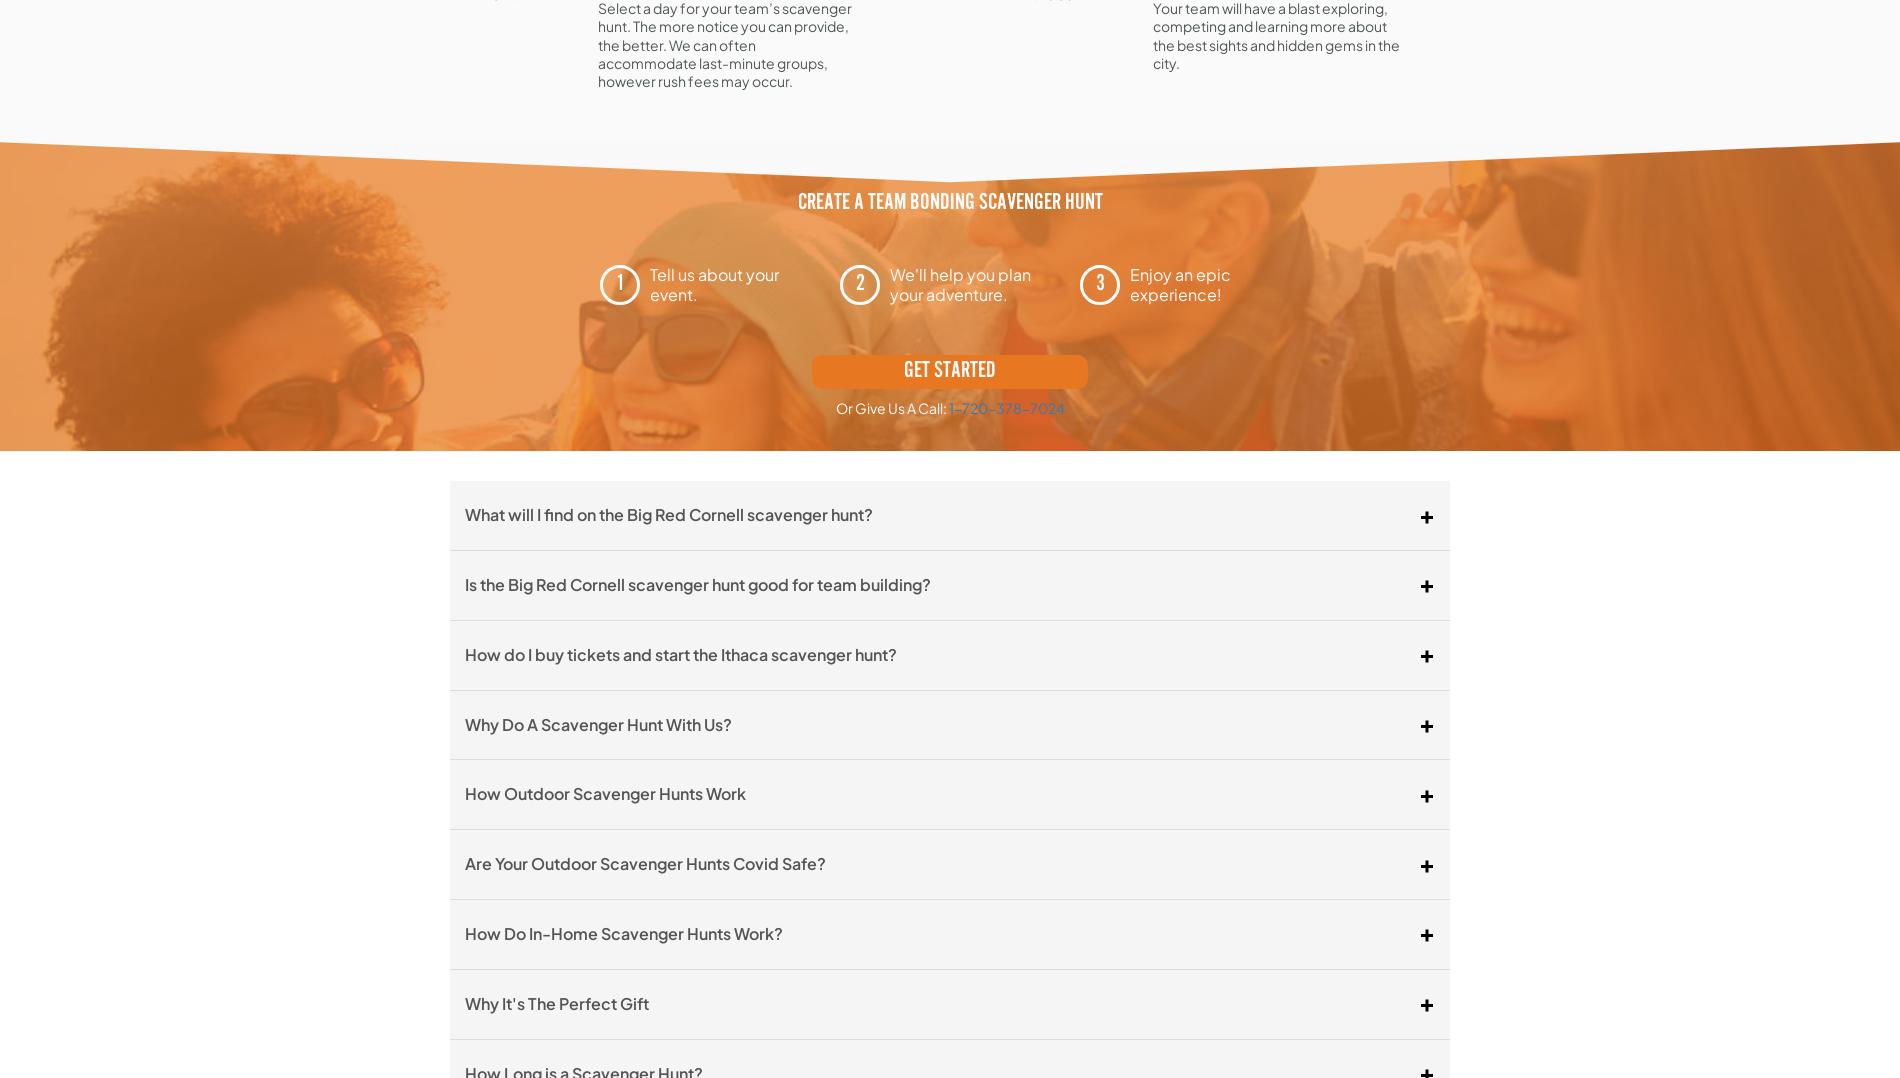 Image resolution: width=1900 pixels, height=1078 pixels. I want to click on 'CREATE A TEAM BONDING SCAVENGER HUNT', so click(948, 203).